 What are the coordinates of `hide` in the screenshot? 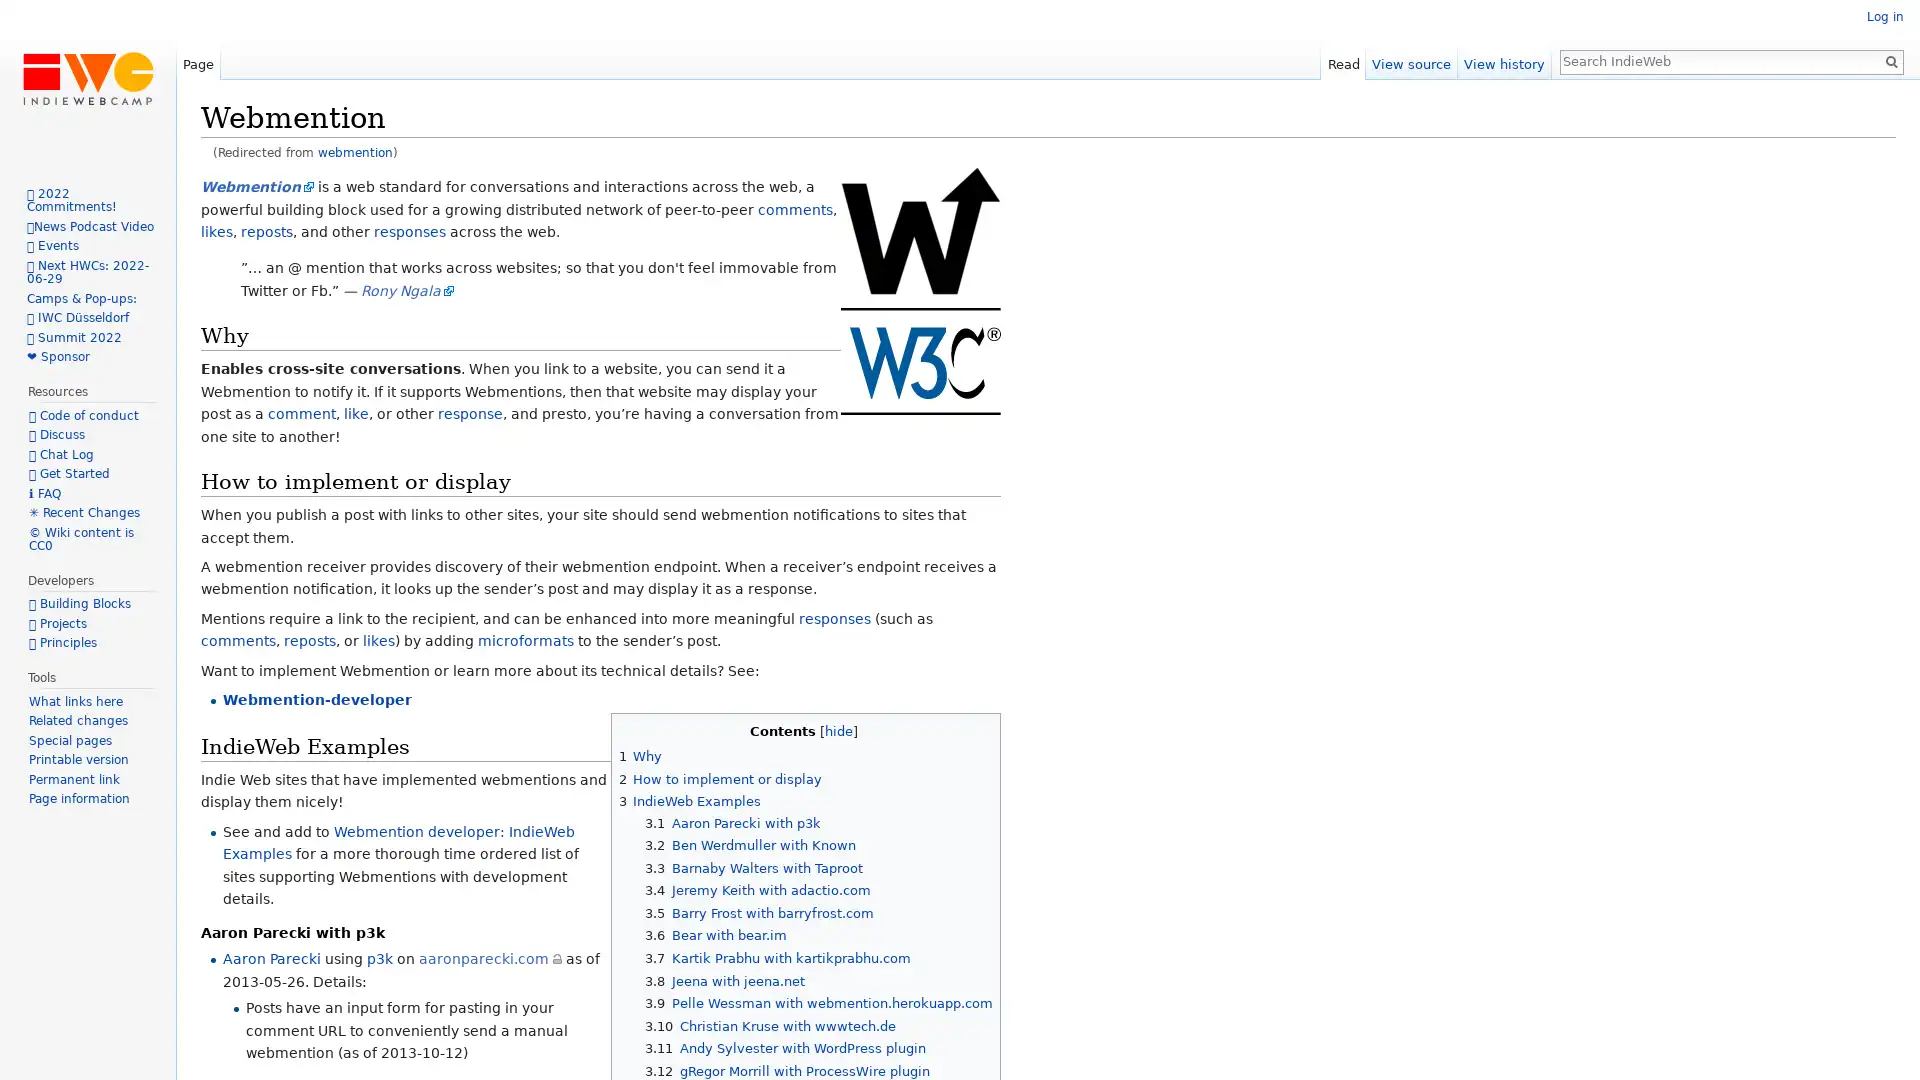 It's located at (838, 730).